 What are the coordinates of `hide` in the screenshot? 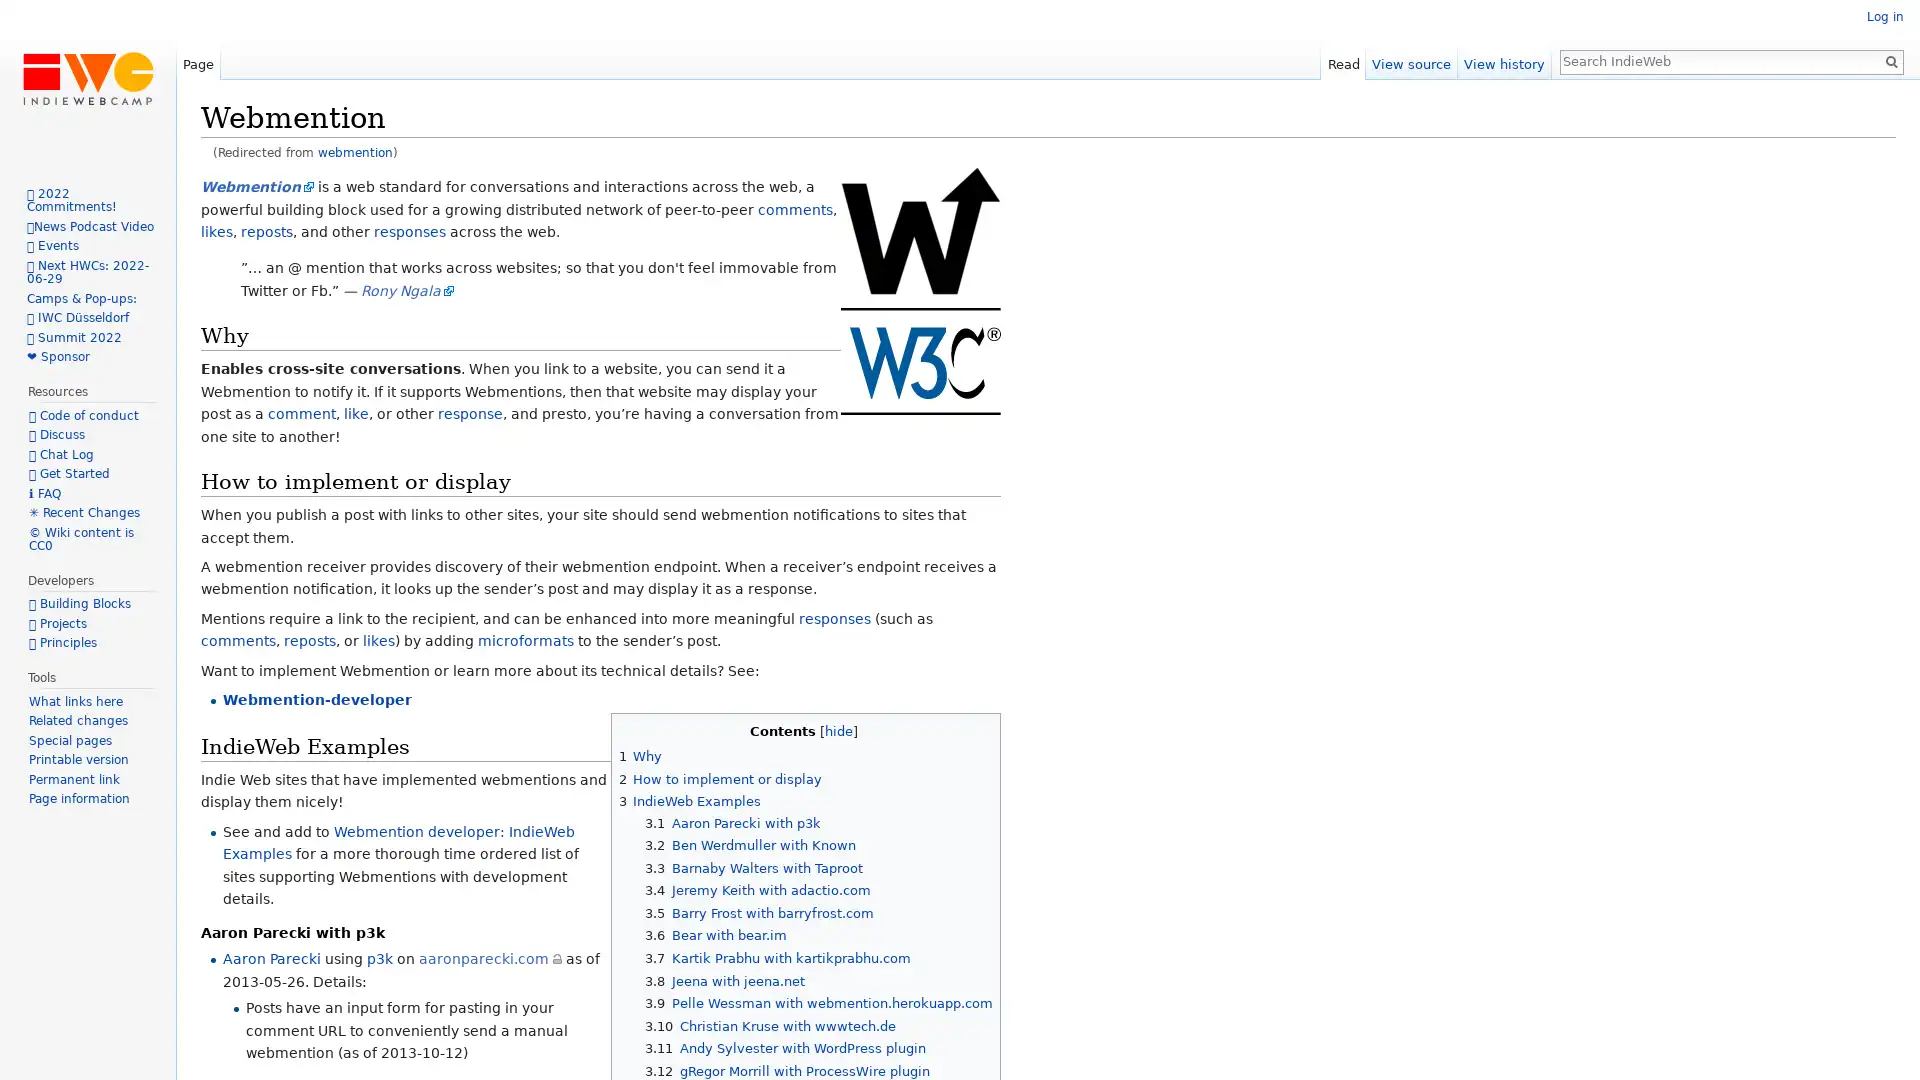 It's located at (838, 730).